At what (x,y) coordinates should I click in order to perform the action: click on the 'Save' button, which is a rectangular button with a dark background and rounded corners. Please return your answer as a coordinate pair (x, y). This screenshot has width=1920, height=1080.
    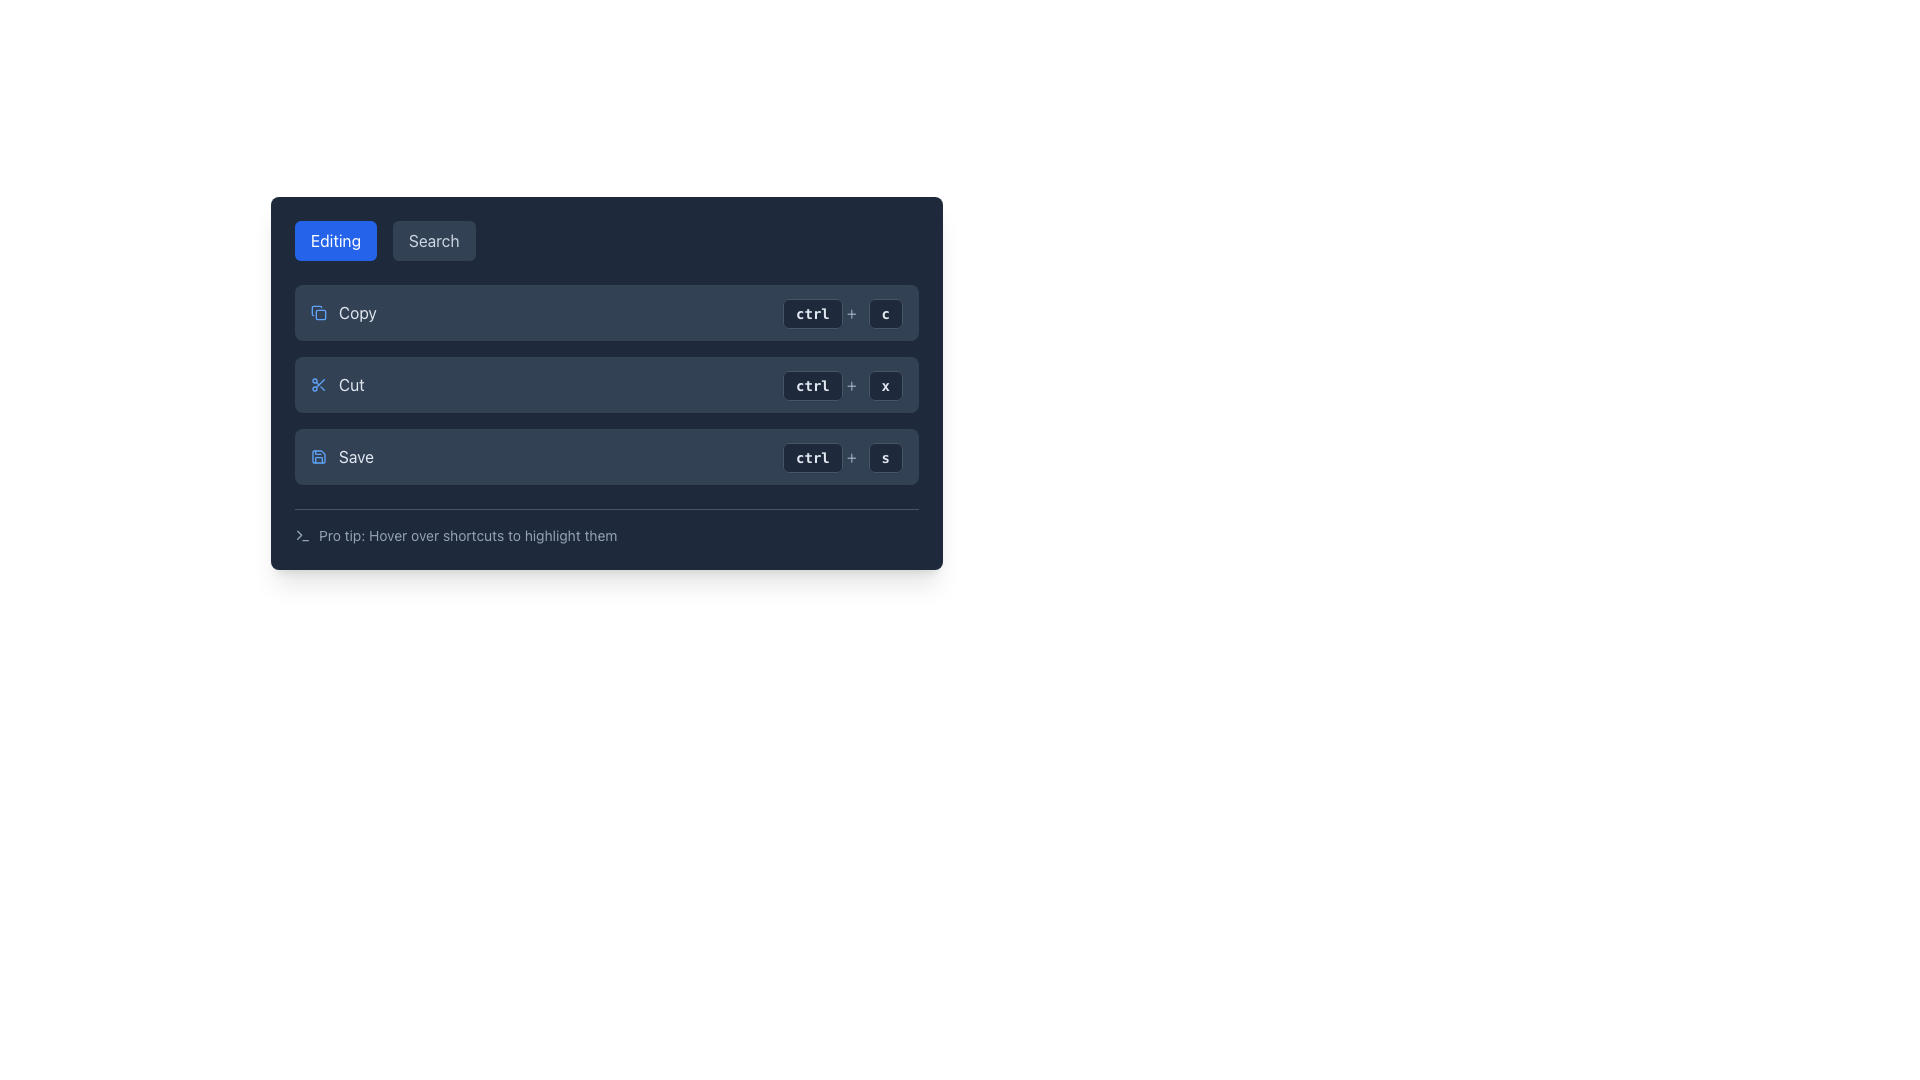
    Looking at the image, I should click on (605, 456).